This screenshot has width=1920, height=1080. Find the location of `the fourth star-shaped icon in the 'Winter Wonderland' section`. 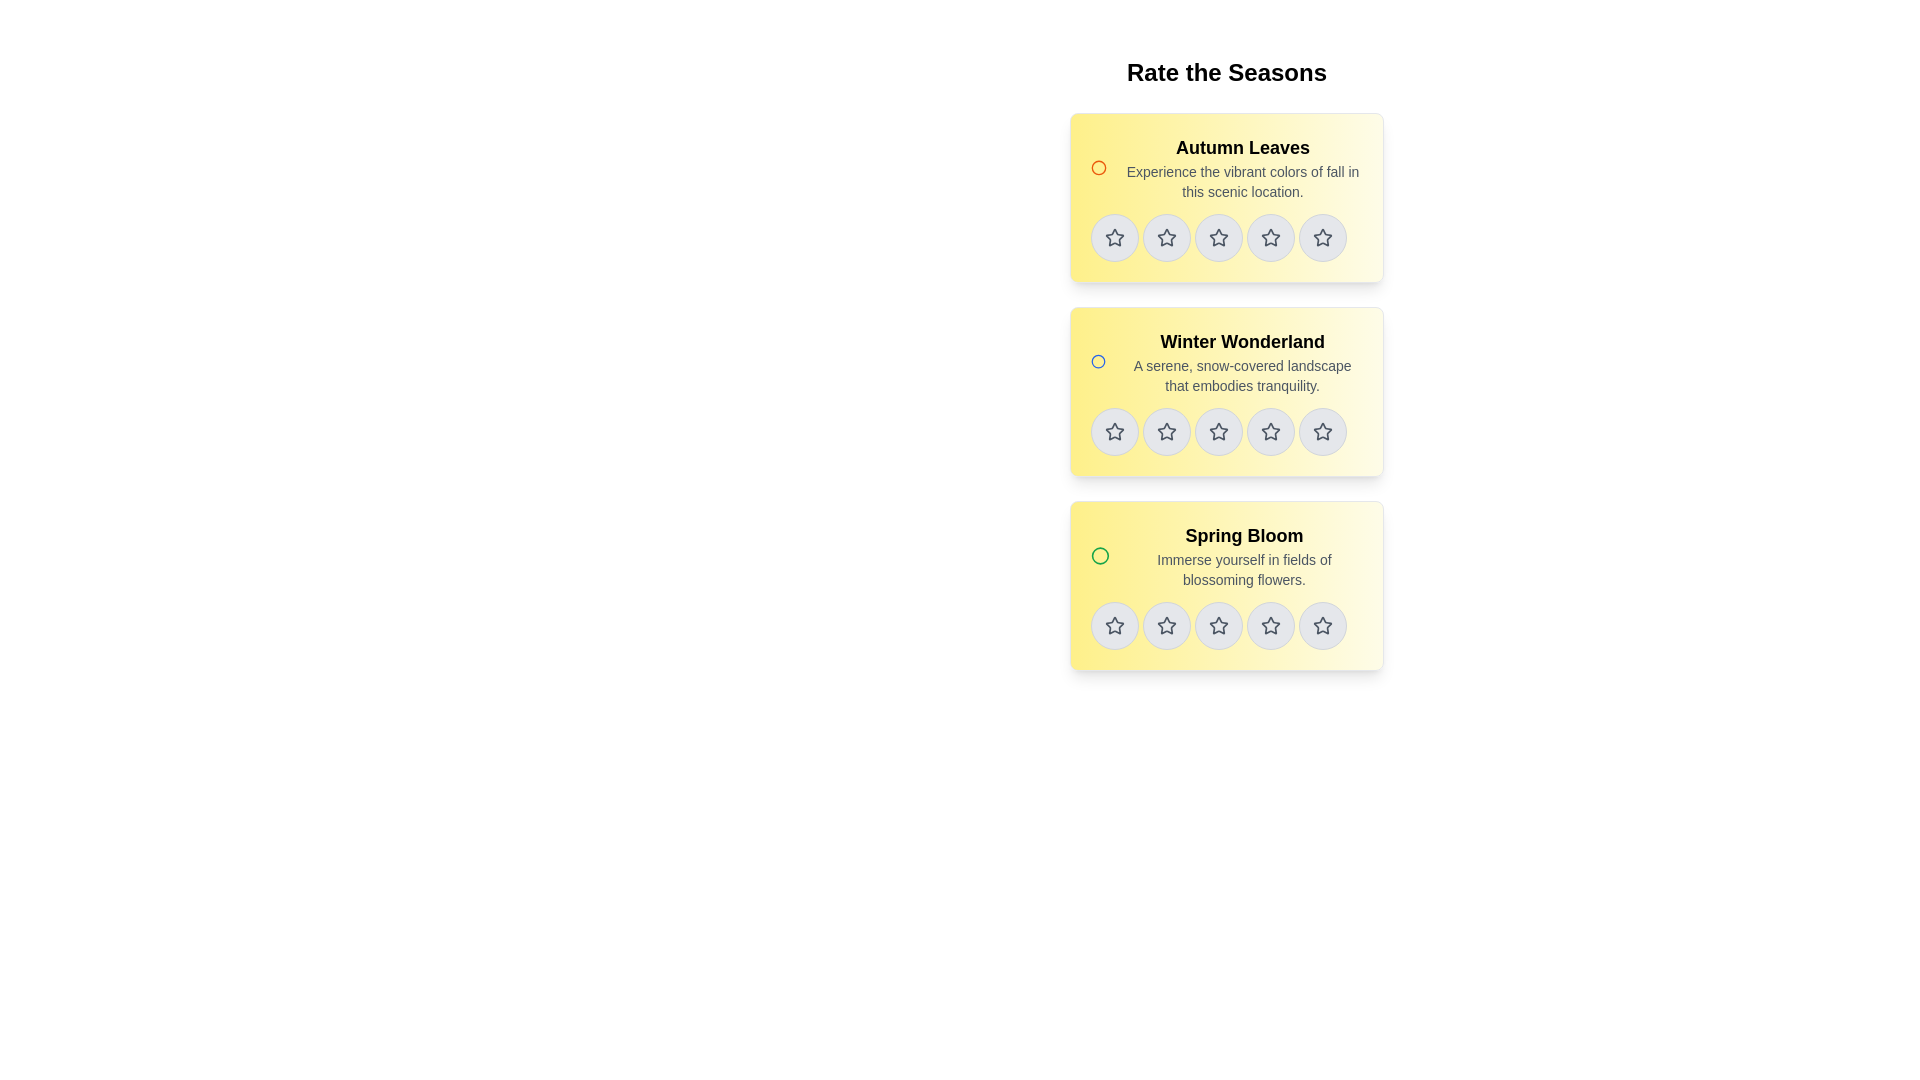

the fourth star-shaped icon in the 'Winter Wonderland' section is located at coordinates (1166, 430).